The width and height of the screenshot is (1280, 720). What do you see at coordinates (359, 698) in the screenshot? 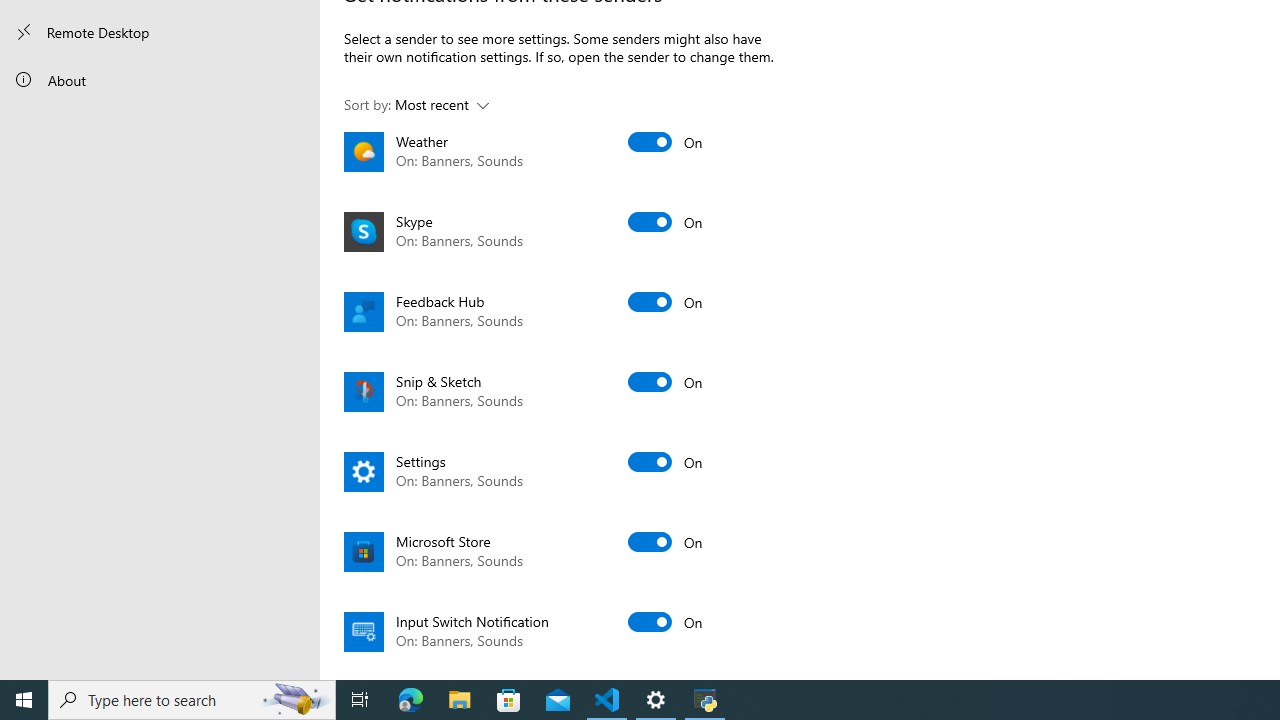
I see `'Task View'` at bounding box center [359, 698].